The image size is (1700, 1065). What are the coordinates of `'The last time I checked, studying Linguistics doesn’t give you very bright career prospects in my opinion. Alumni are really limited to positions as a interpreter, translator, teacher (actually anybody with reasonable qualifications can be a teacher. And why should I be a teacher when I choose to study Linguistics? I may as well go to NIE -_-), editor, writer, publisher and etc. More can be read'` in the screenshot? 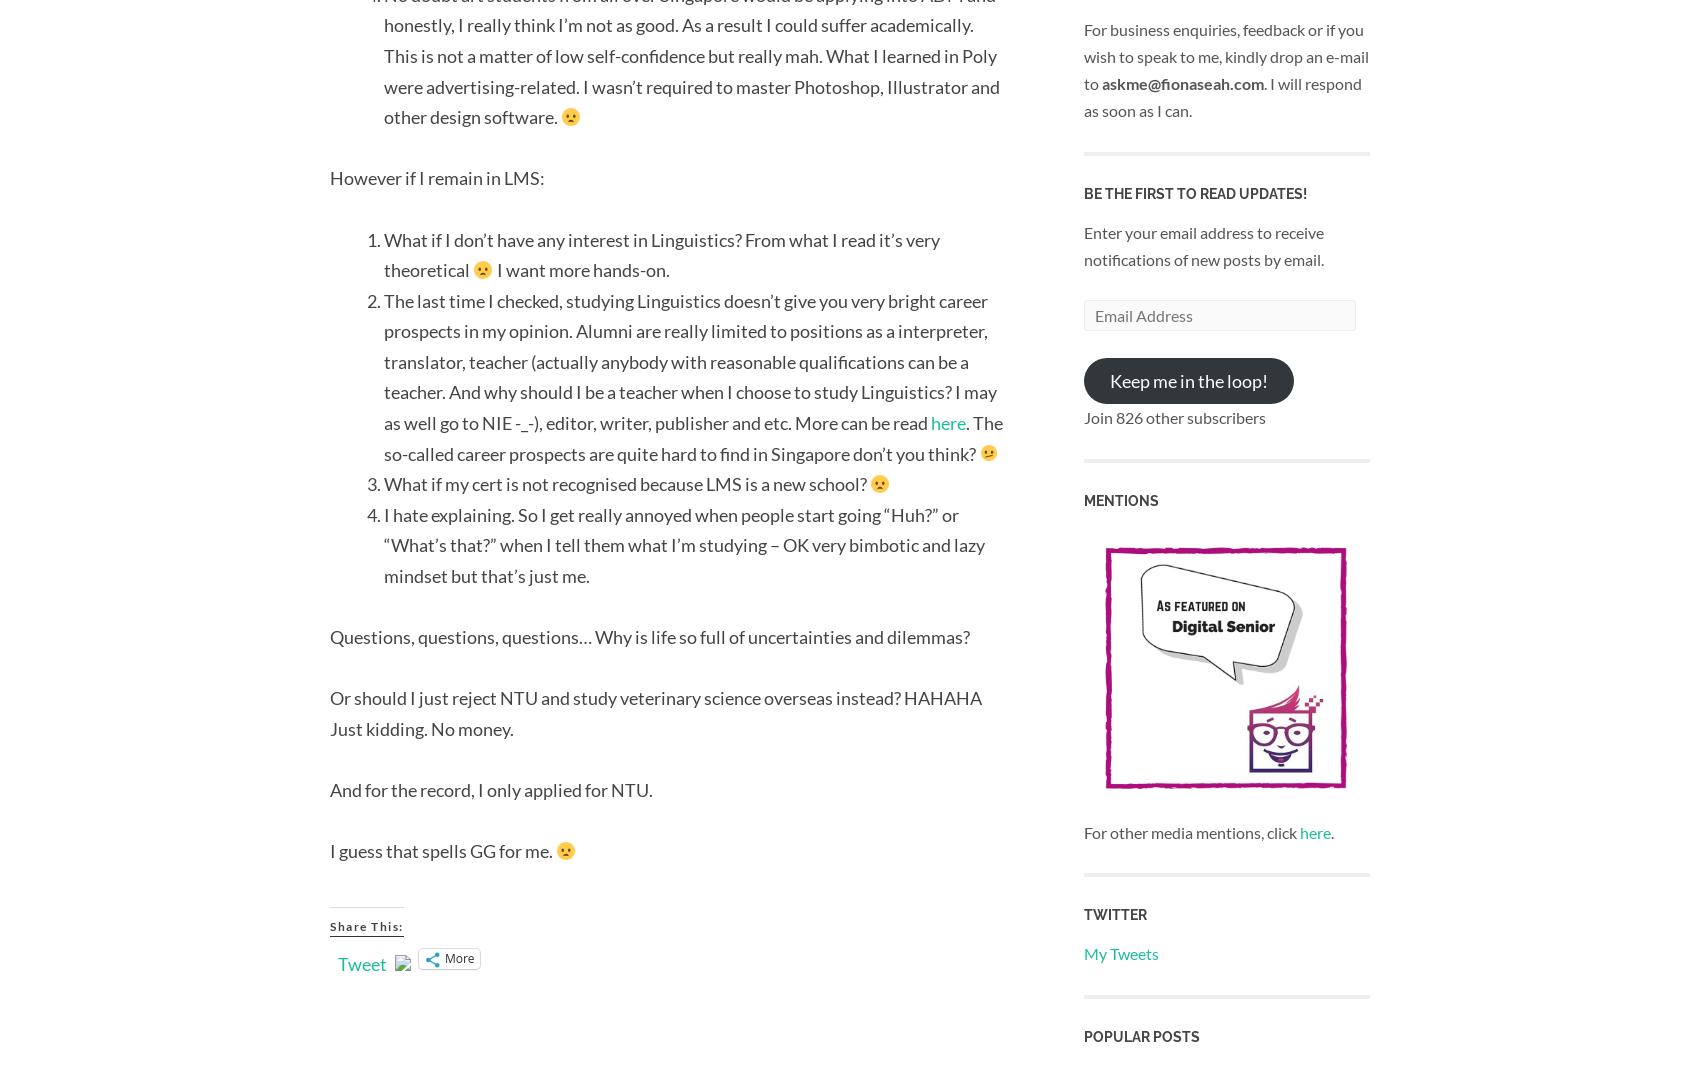 It's located at (690, 360).